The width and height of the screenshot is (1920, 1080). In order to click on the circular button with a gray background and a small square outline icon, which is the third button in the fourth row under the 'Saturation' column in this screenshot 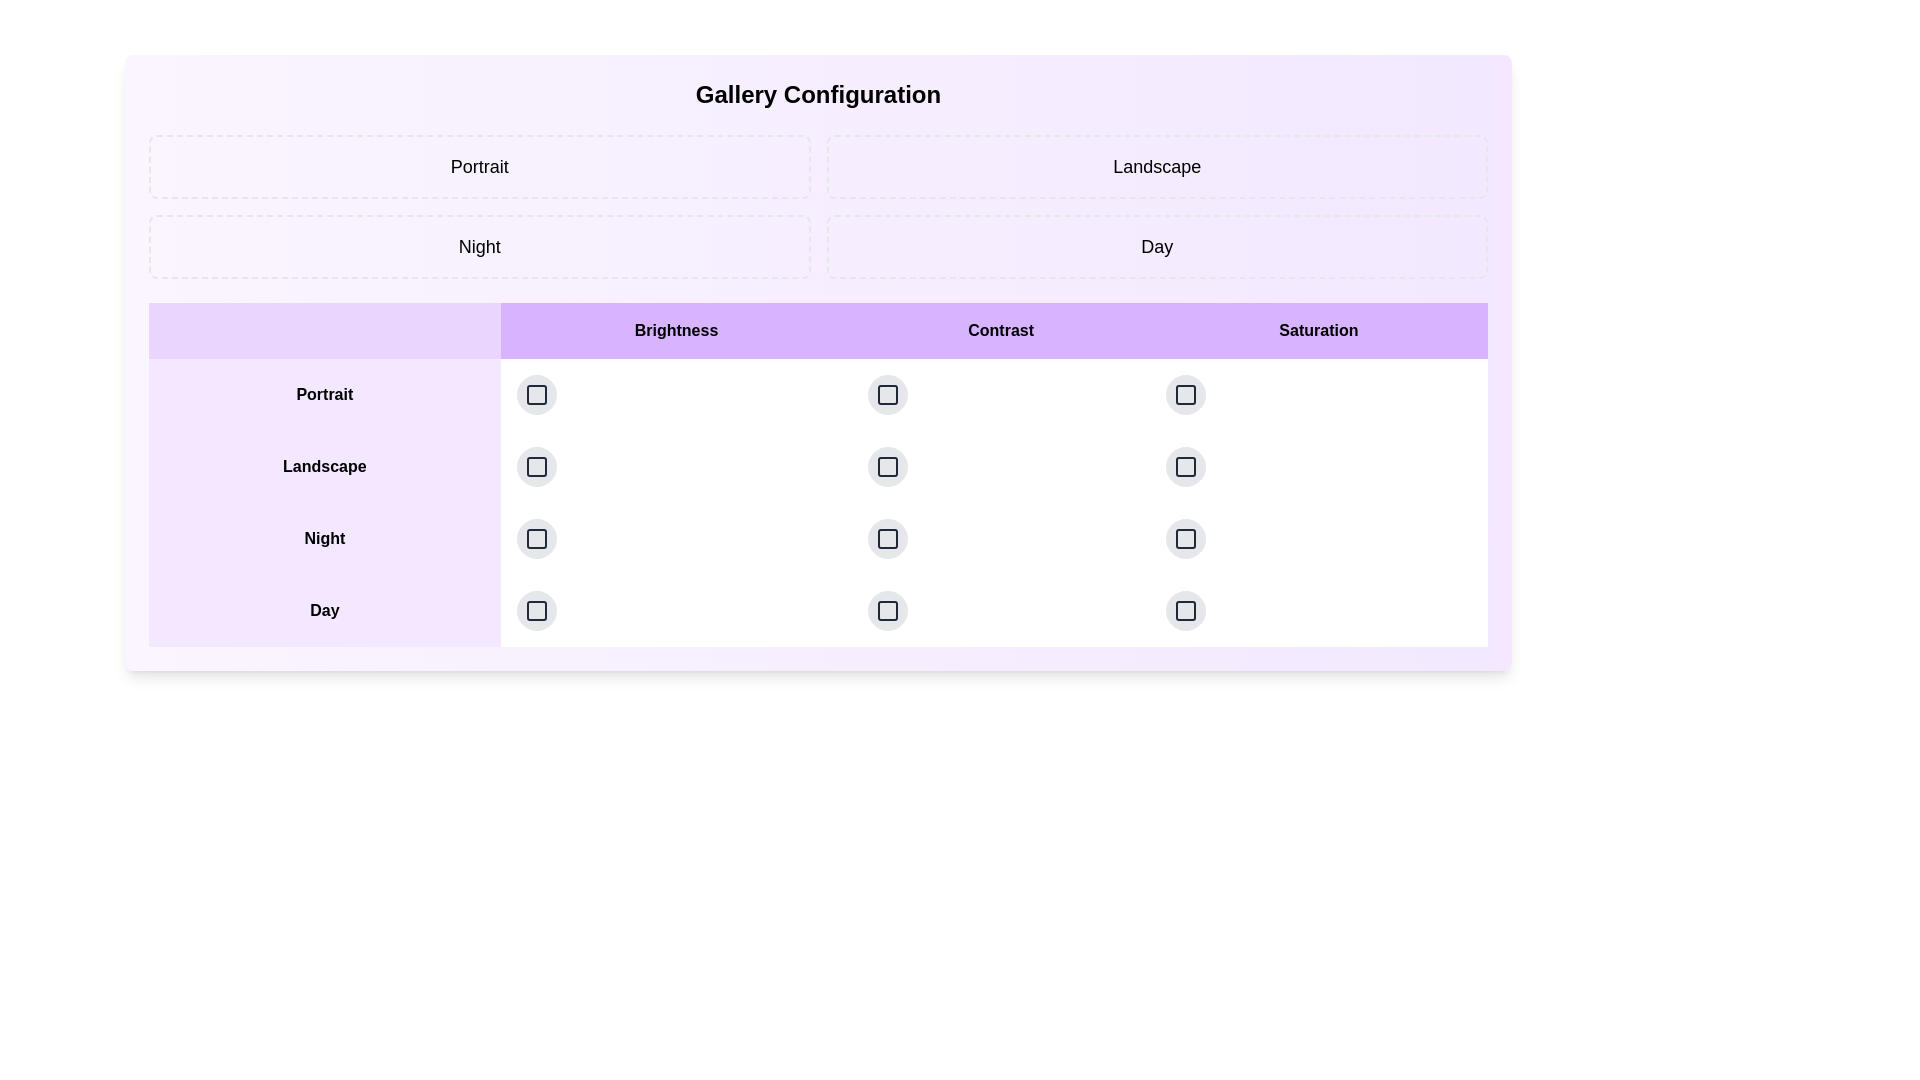, I will do `click(1185, 538)`.